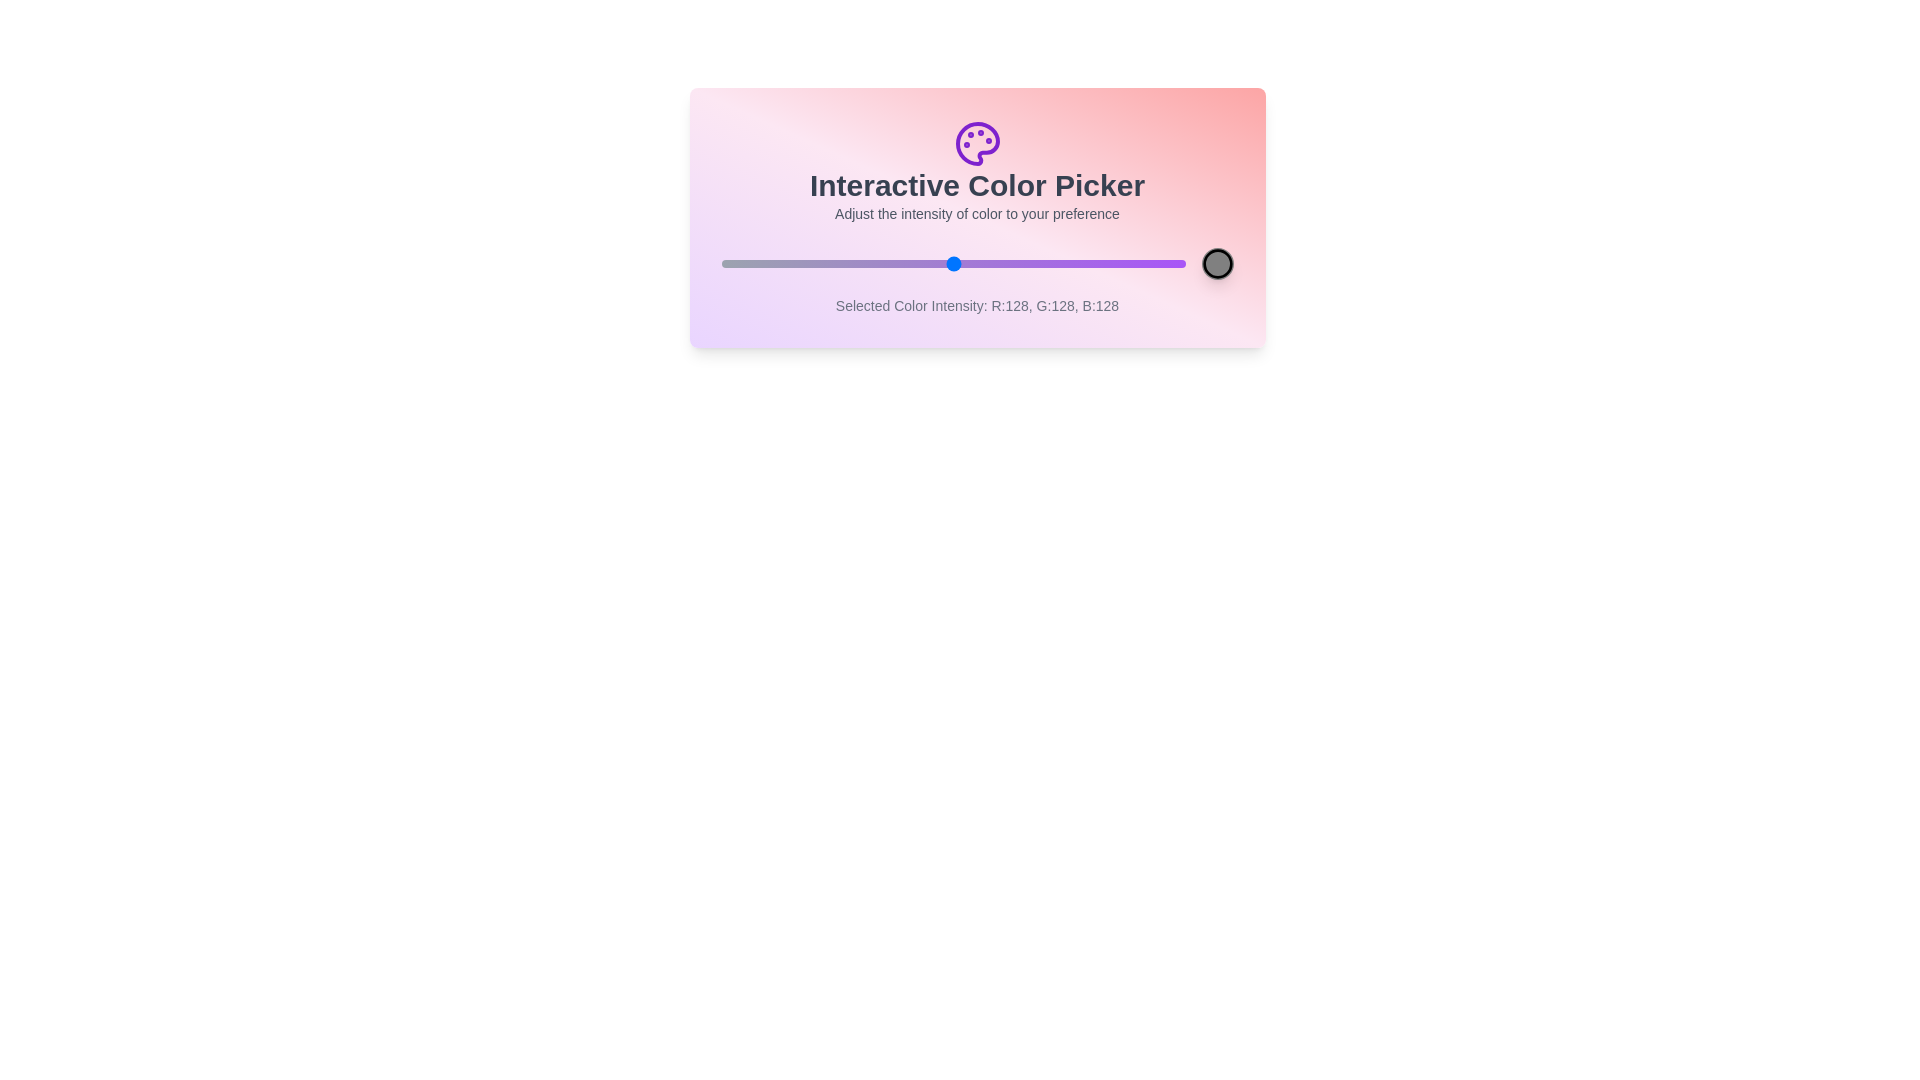  What do you see at coordinates (877, 262) in the screenshot?
I see `the color intensity to 86 by dragging the slider` at bounding box center [877, 262].